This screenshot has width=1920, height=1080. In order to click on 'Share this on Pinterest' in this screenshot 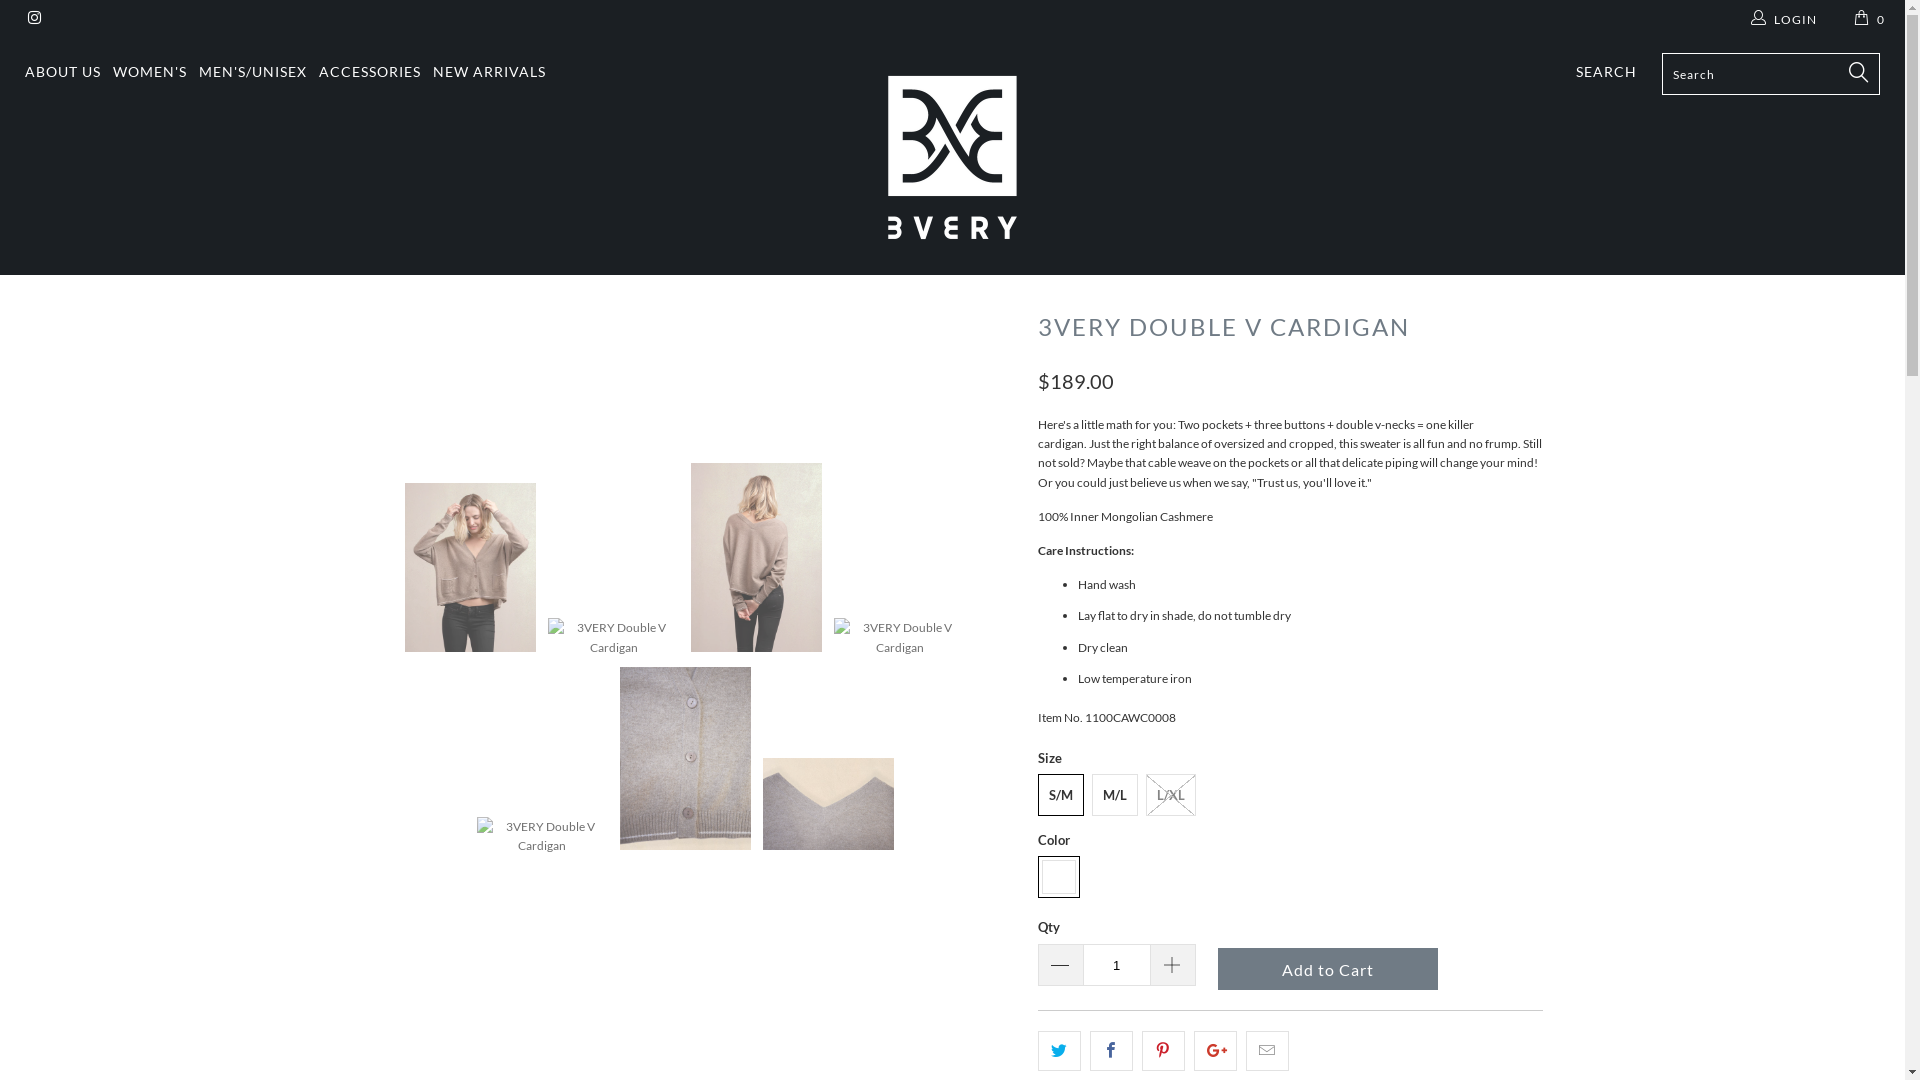, I will do `click(1163, 1049)`.